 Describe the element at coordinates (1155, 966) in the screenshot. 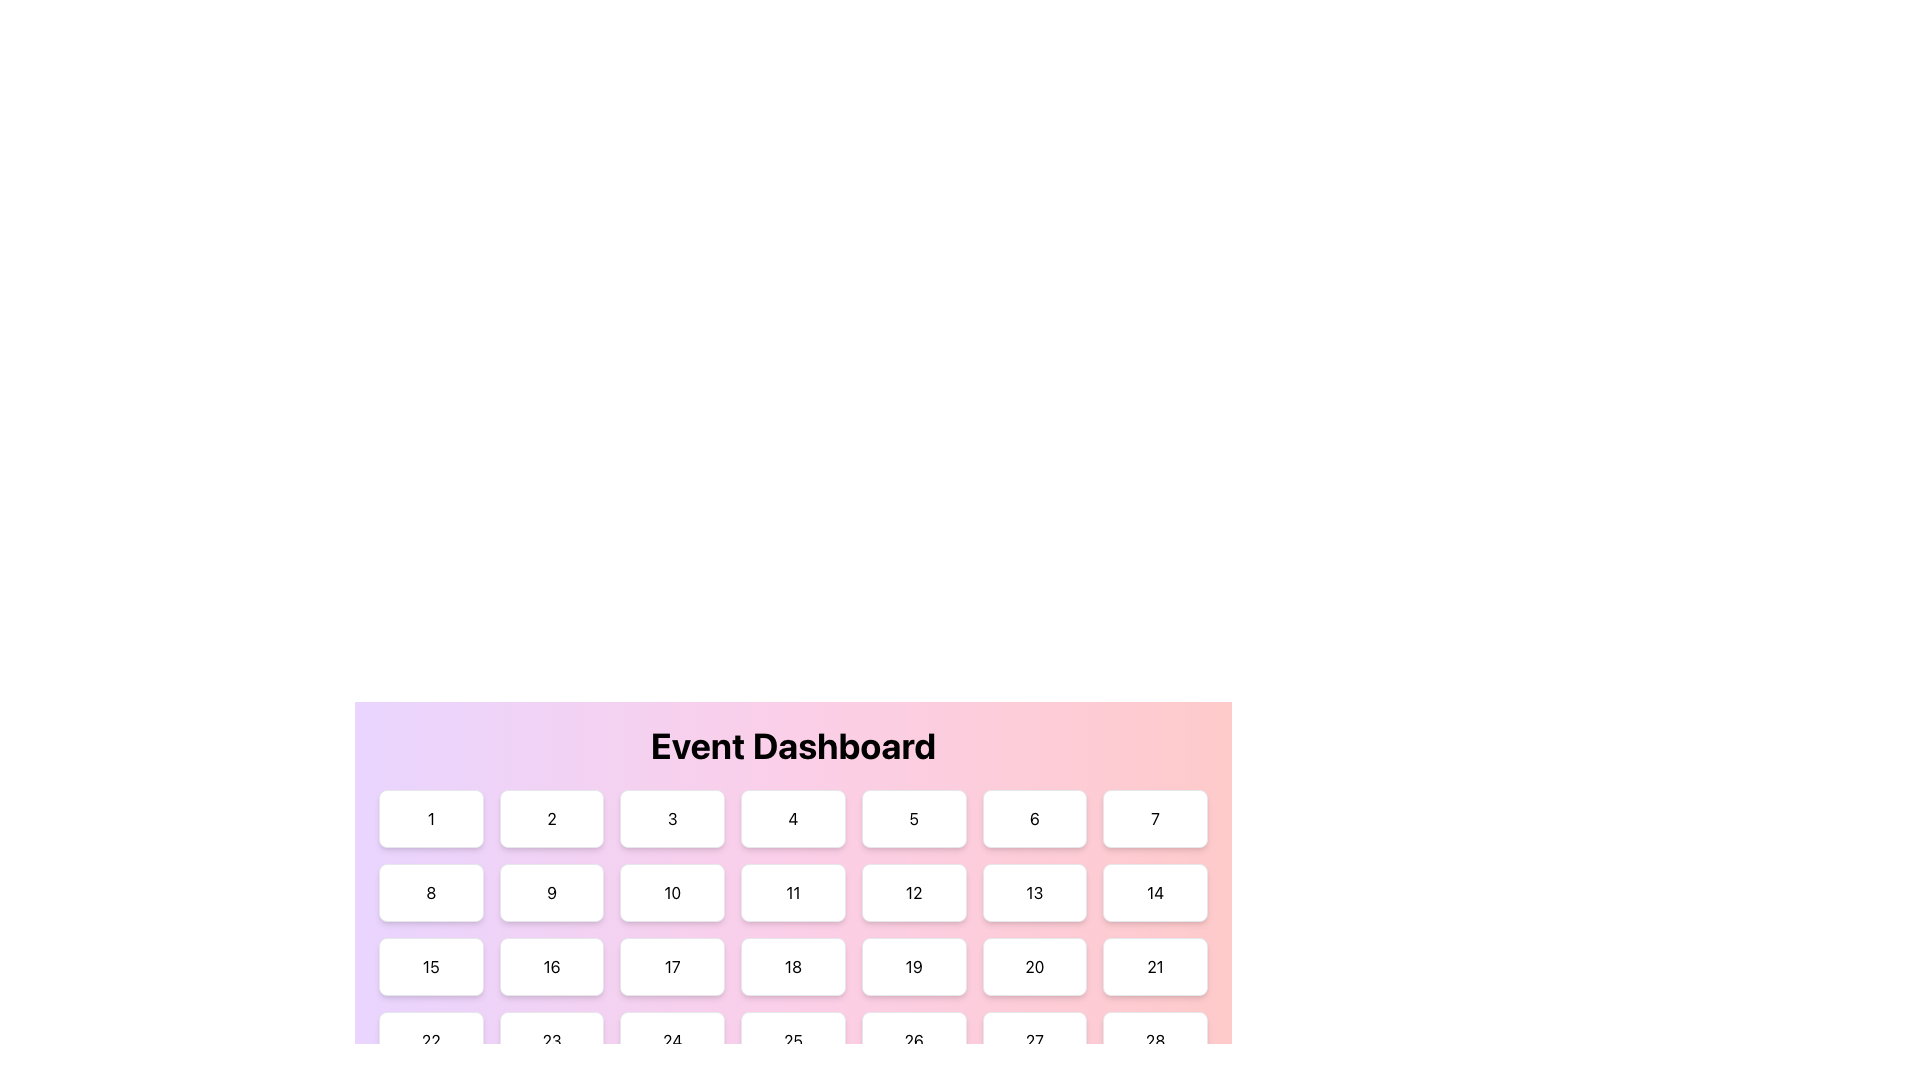

I see `the button labeled '21'` at that location.